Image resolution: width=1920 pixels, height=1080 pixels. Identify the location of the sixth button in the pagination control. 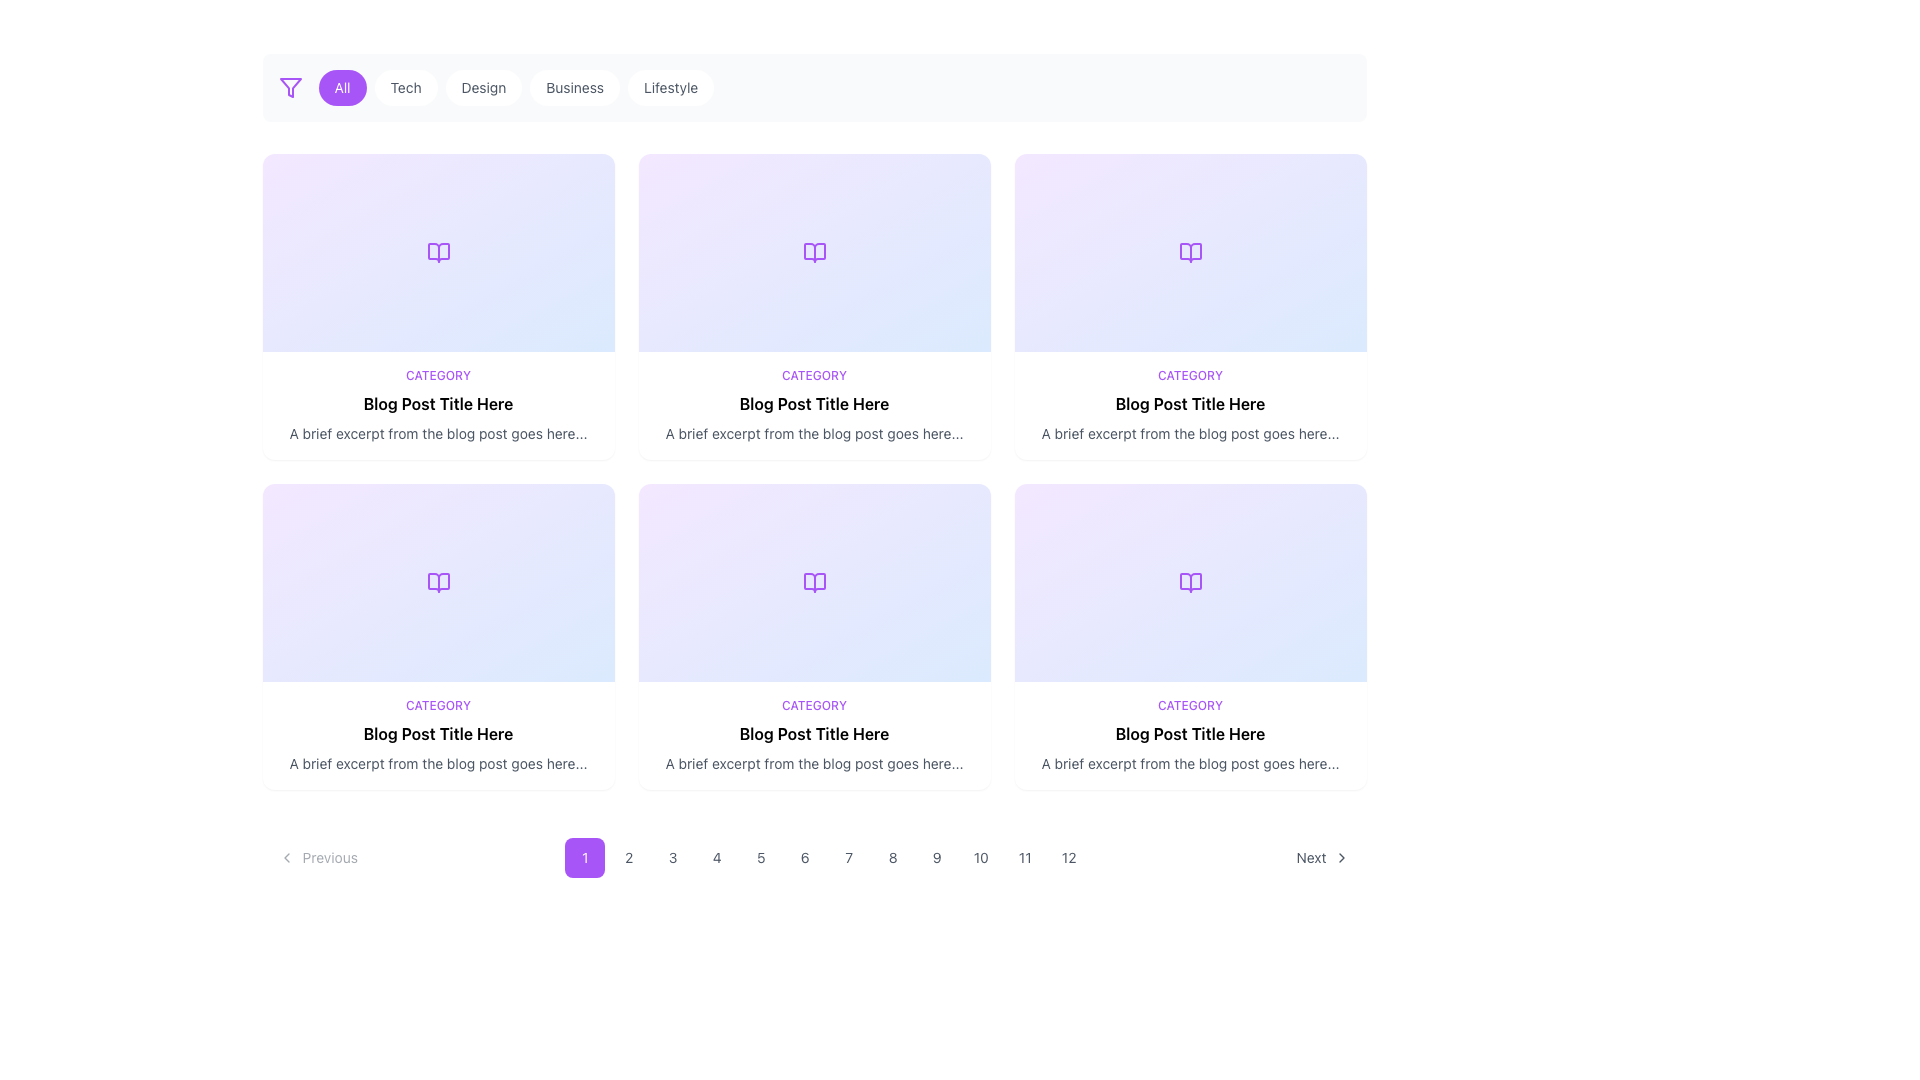
(805, 856).